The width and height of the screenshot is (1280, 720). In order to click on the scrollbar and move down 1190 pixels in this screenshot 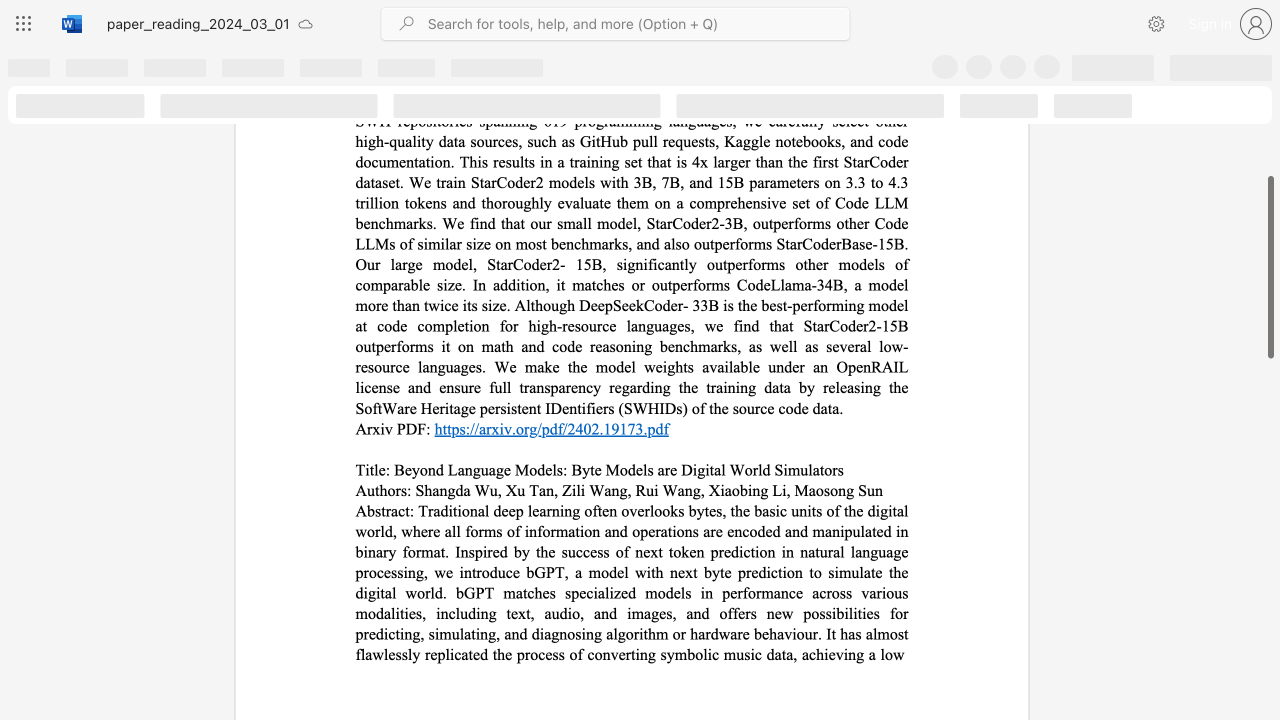, I will do `click(1269, 266)`.